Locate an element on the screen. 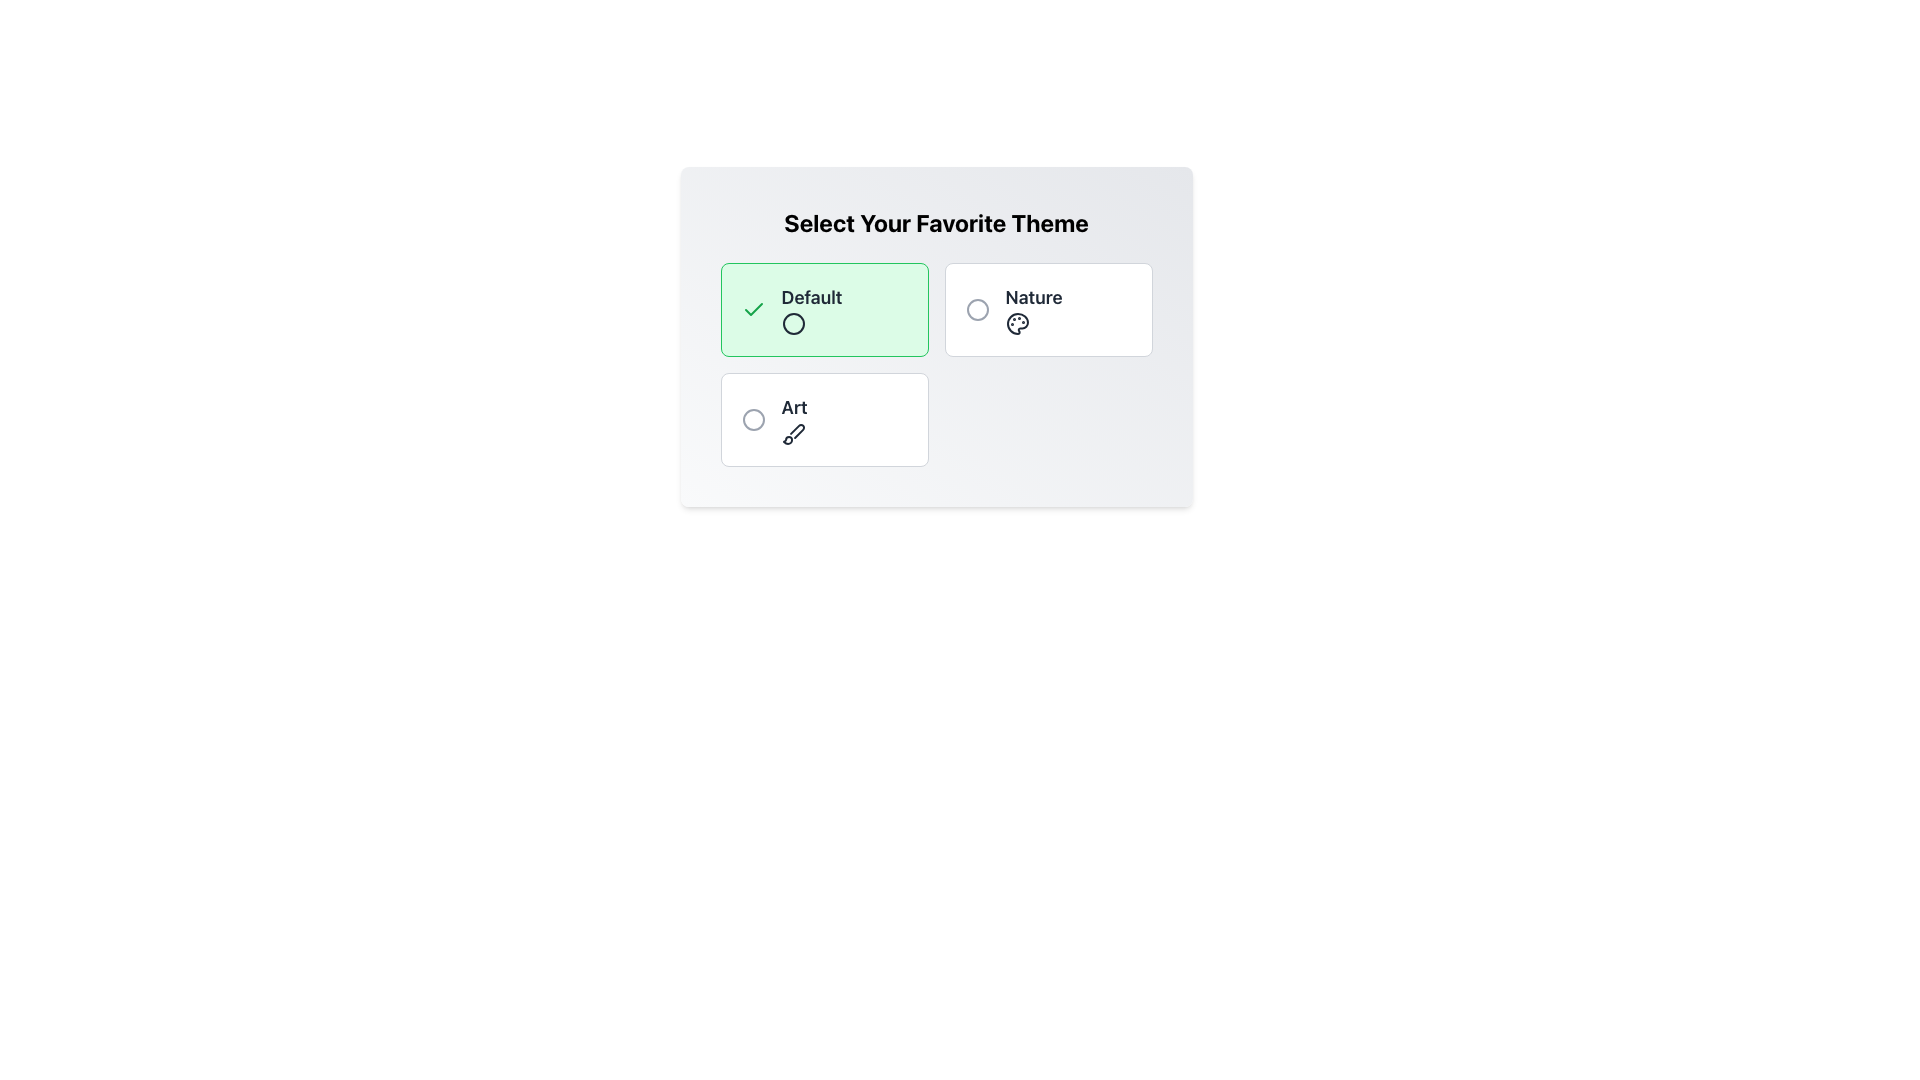 This screenshot has height=1080, width=1920. the 'Art' theme icon located in the bottom-left quadrant of the options group, which visually represents the Art theme option is located at coordinates (795, 430).